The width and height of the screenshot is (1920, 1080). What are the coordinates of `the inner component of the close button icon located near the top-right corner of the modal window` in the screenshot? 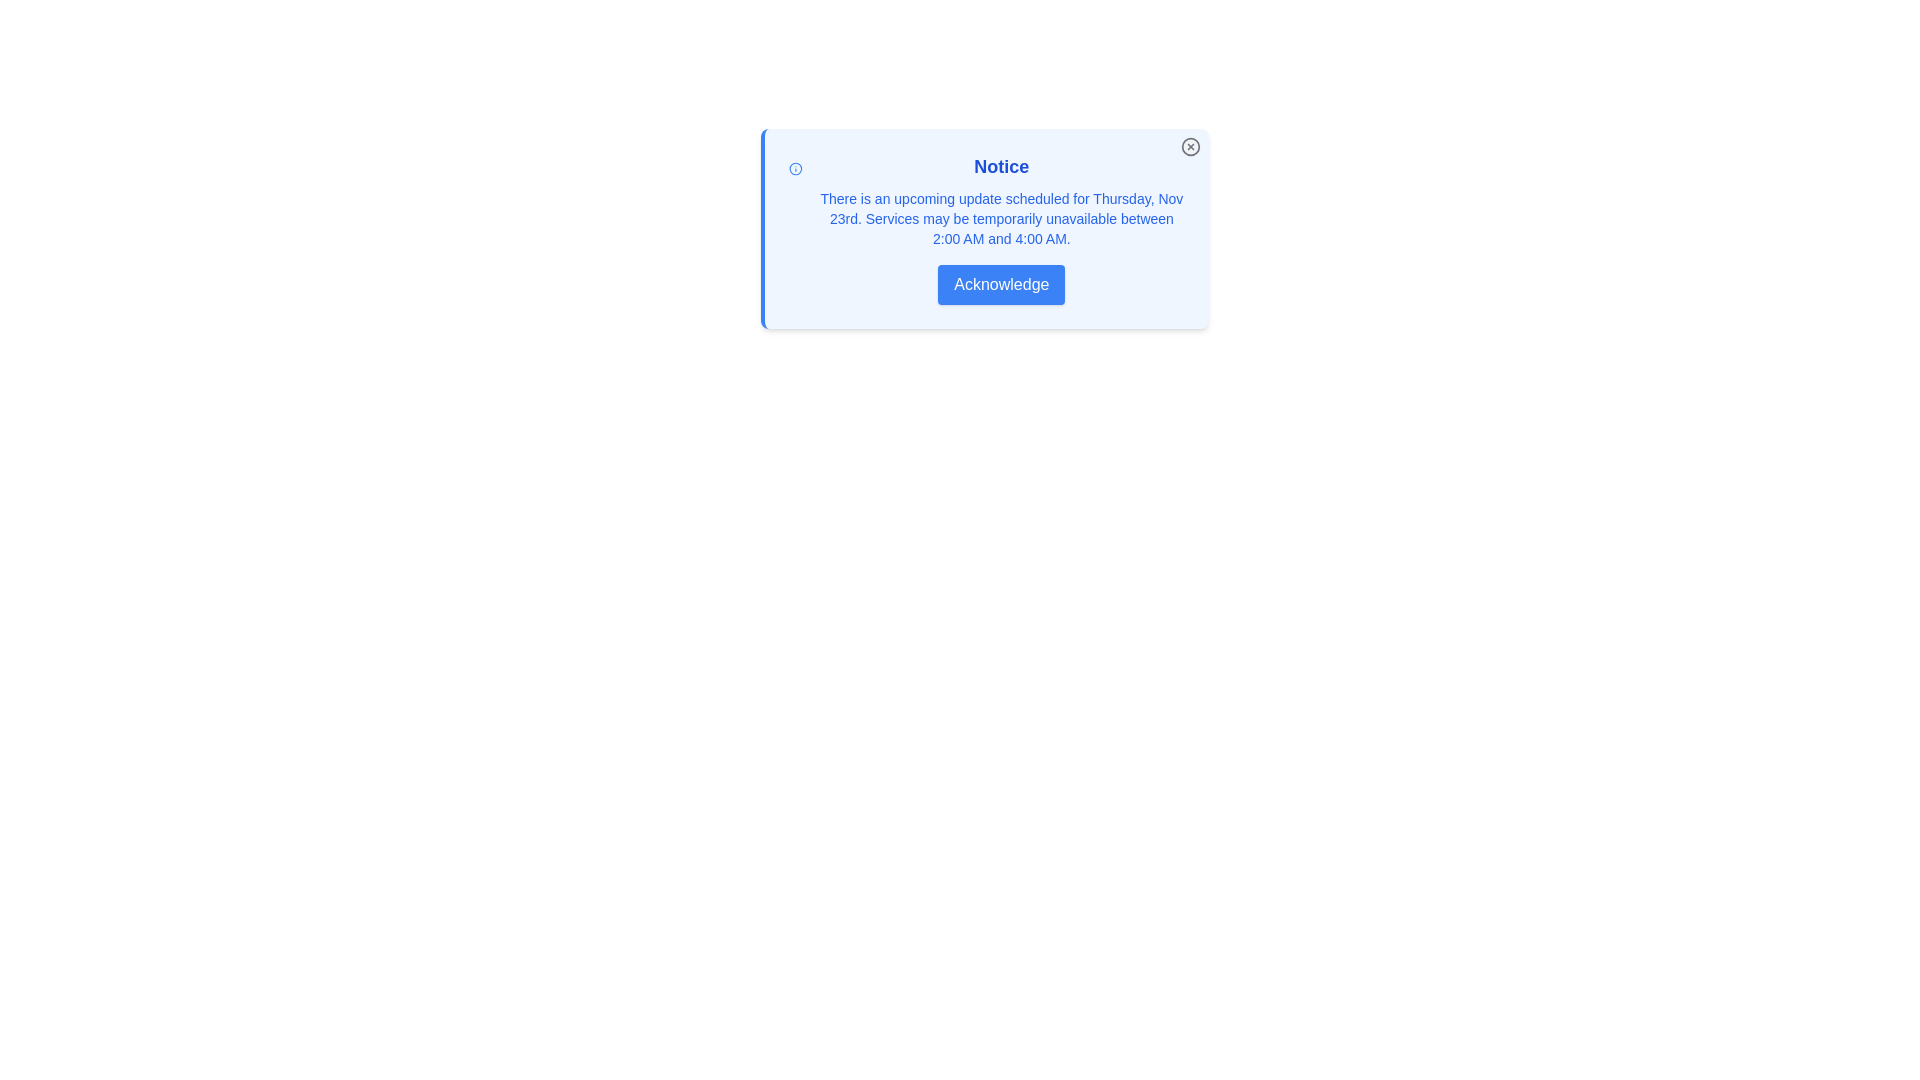 It's located at (1190, 145).